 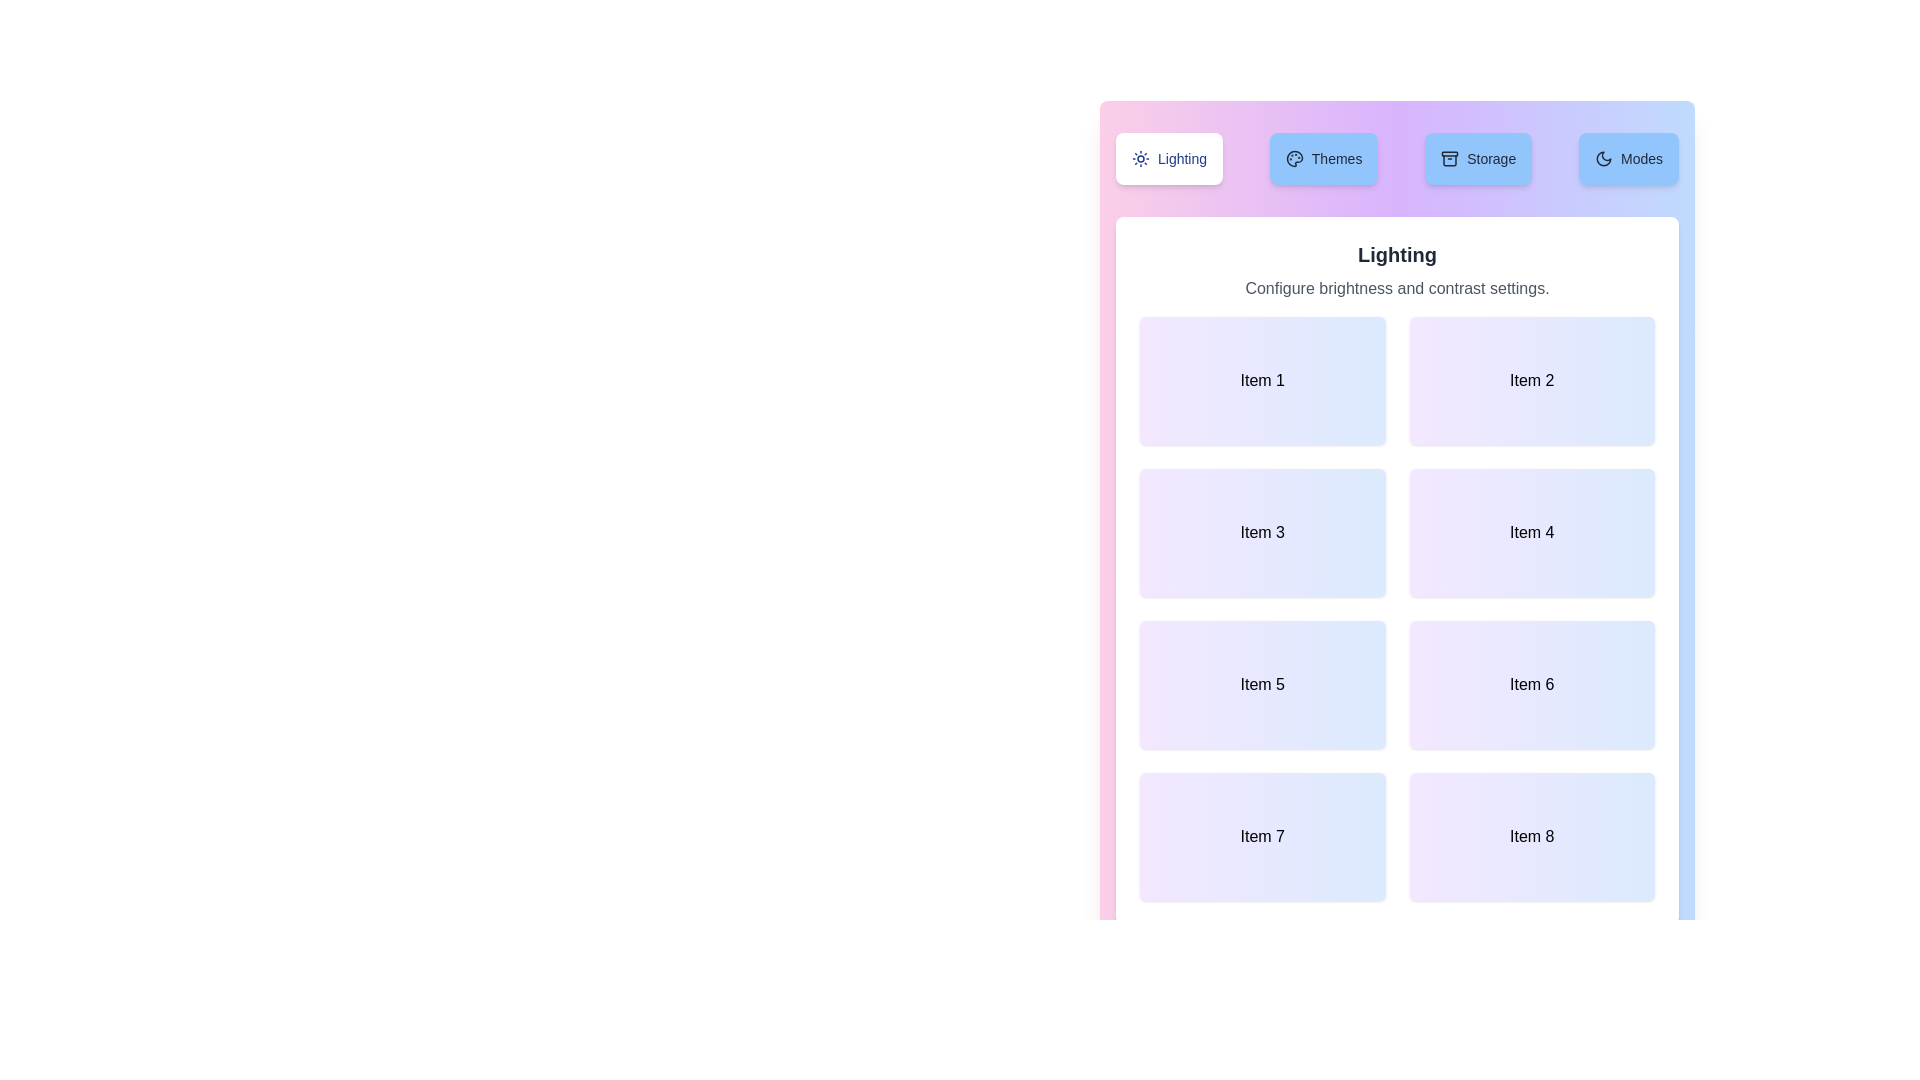 I want to click on the button labeled Themes to observe the hover effect, so click(x=1324, y=157).